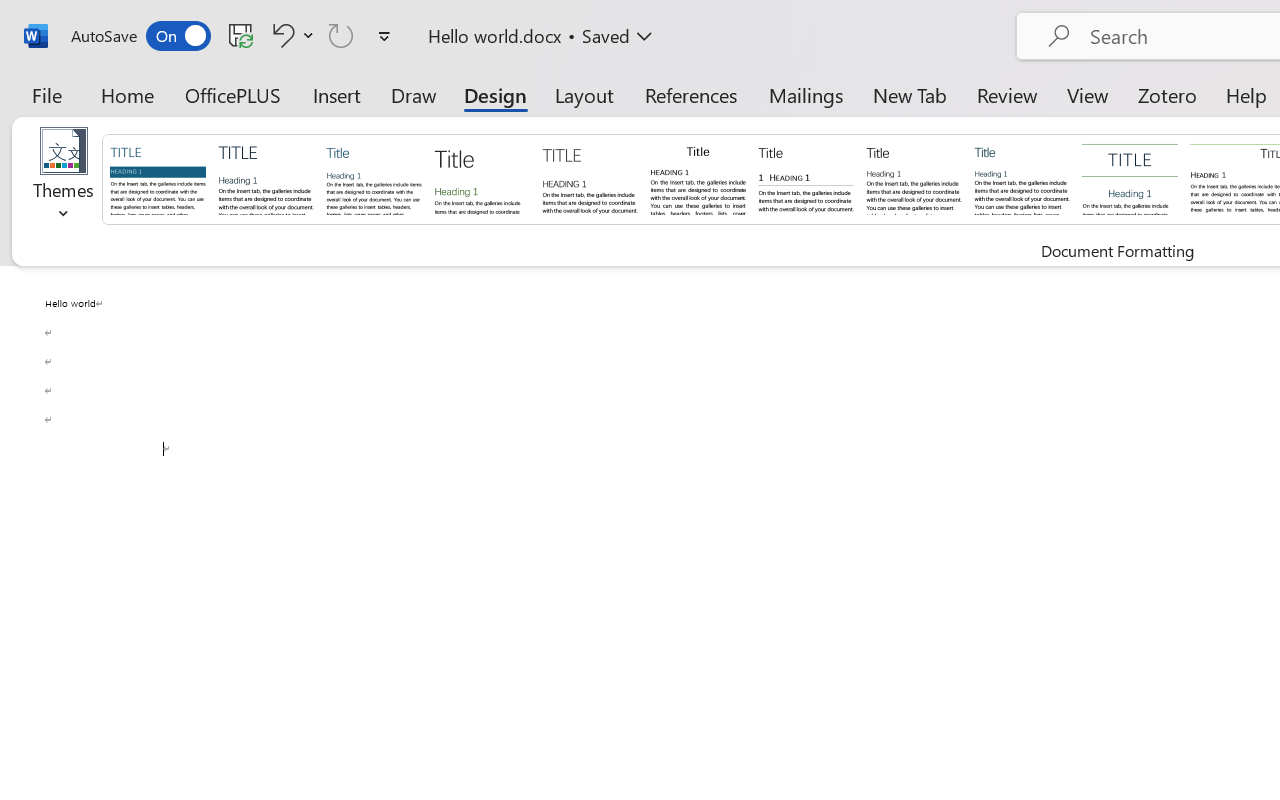 The image size is (1280, 800). I want to click on 'Basic (Stylish)', so click(481, 177).